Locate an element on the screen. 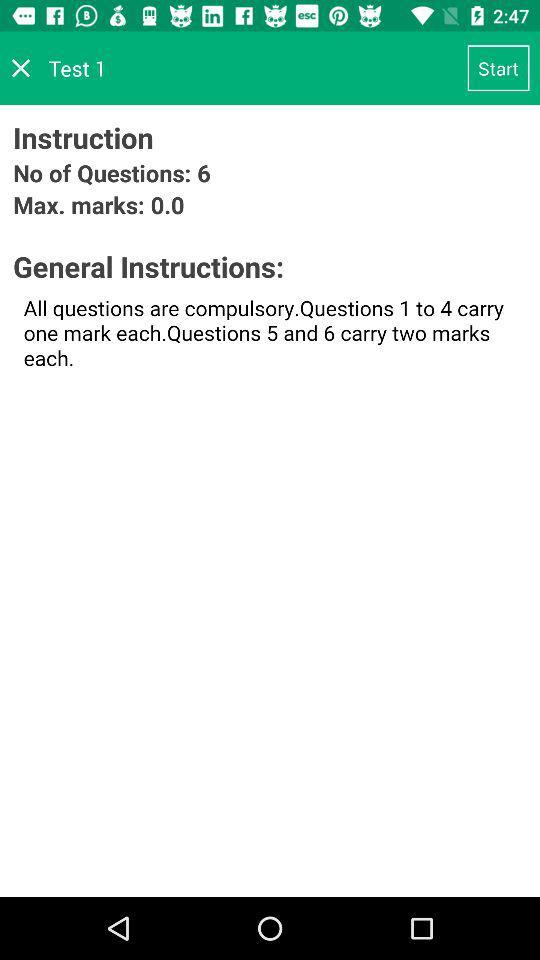 The height and width of the screenshot is (960, 540). delete button is located at coordinates (20, 68).